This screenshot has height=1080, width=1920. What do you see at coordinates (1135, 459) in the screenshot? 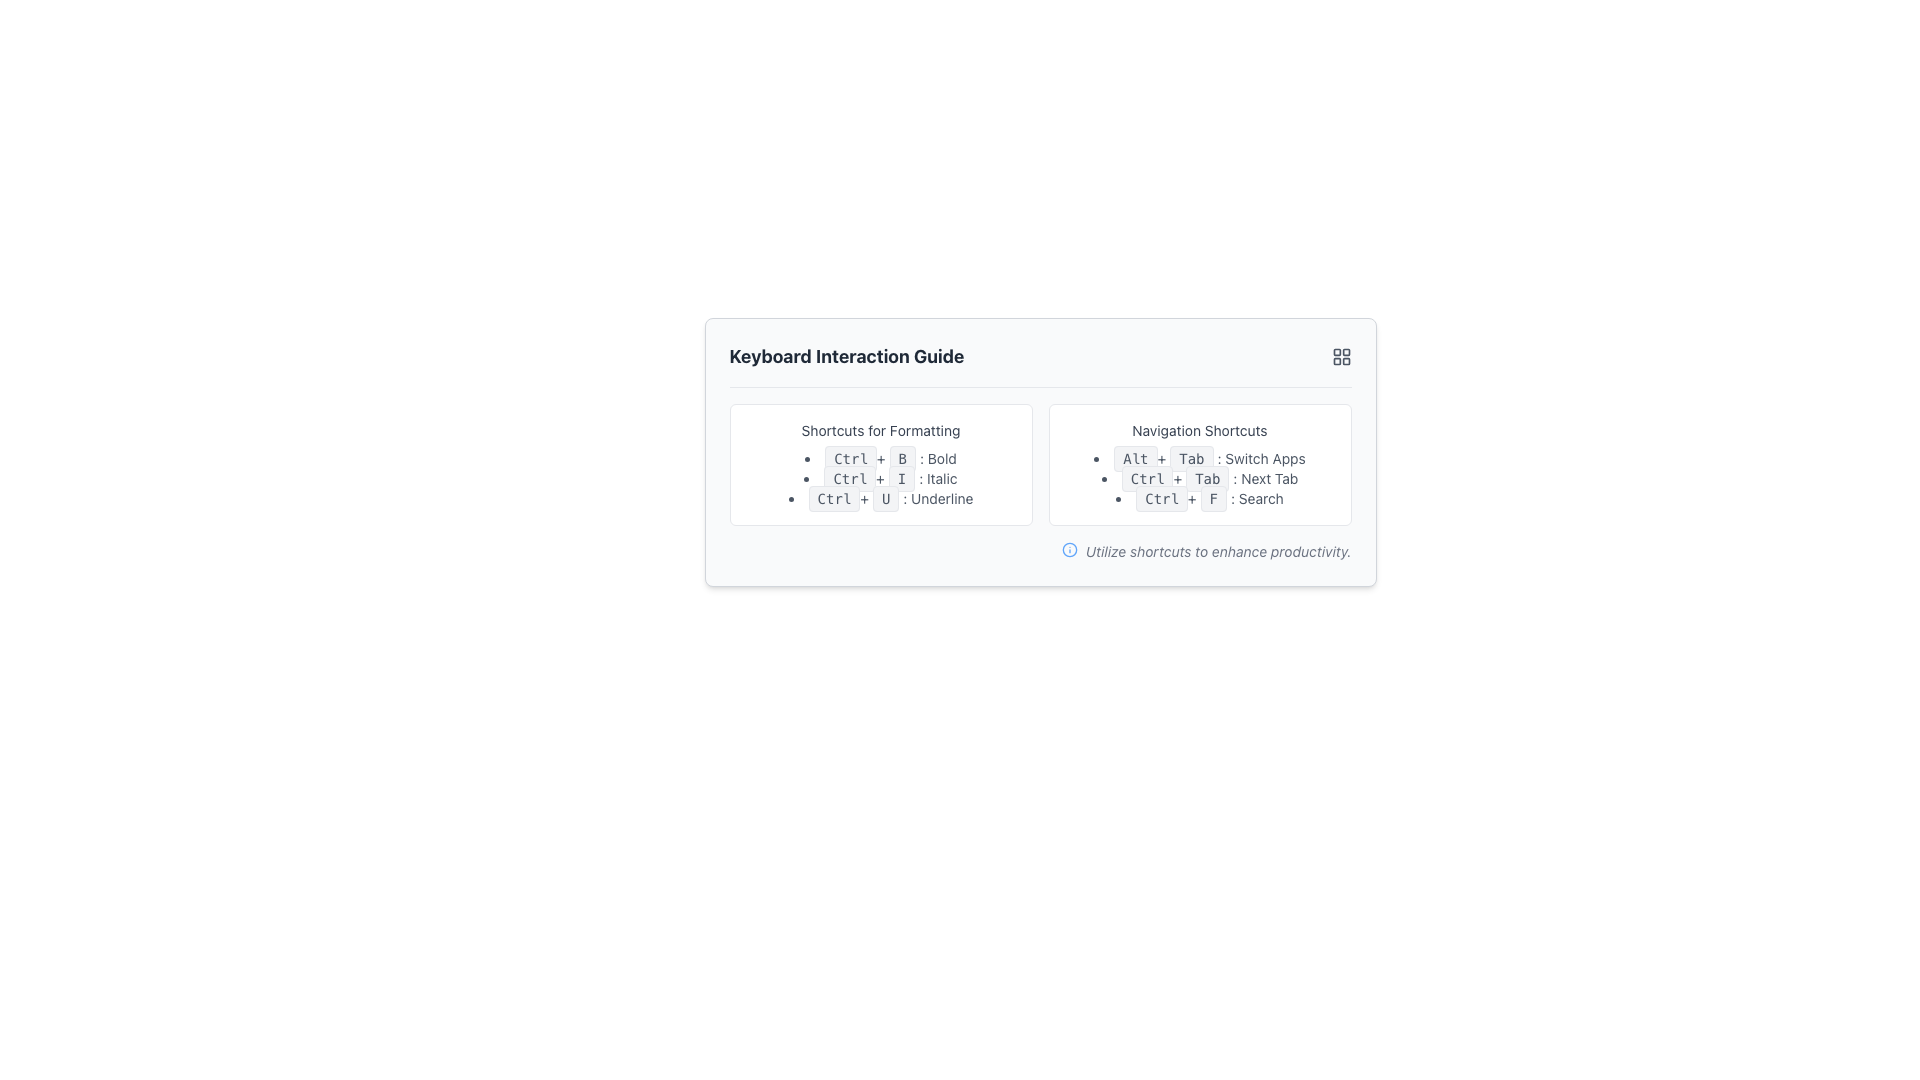
I see `the button-like display element labeled 'Alt' in the 'Navigation Shortcuts' section of the 'Keyboard Interaction Guide'` at bounding box center [1135, 459].